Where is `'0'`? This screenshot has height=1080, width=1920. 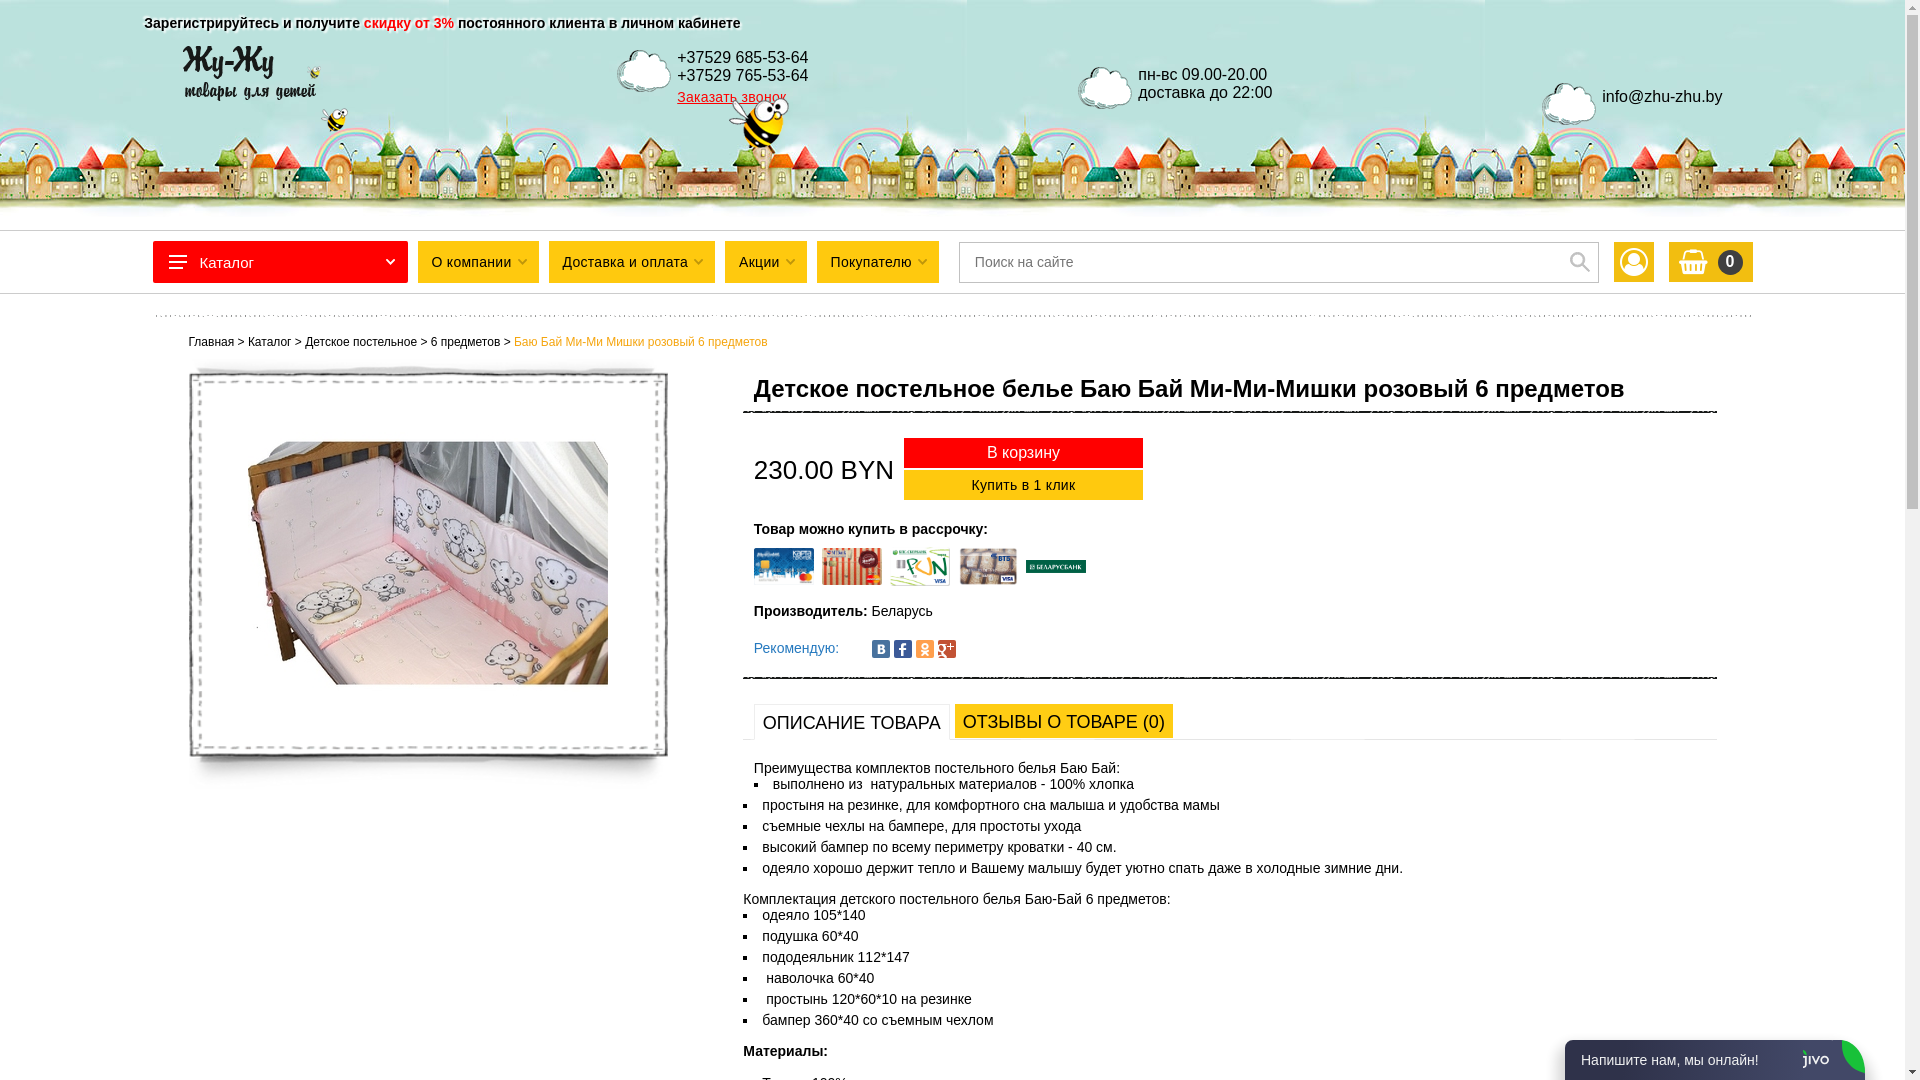
'0' is located at coordinates (1668, 261).